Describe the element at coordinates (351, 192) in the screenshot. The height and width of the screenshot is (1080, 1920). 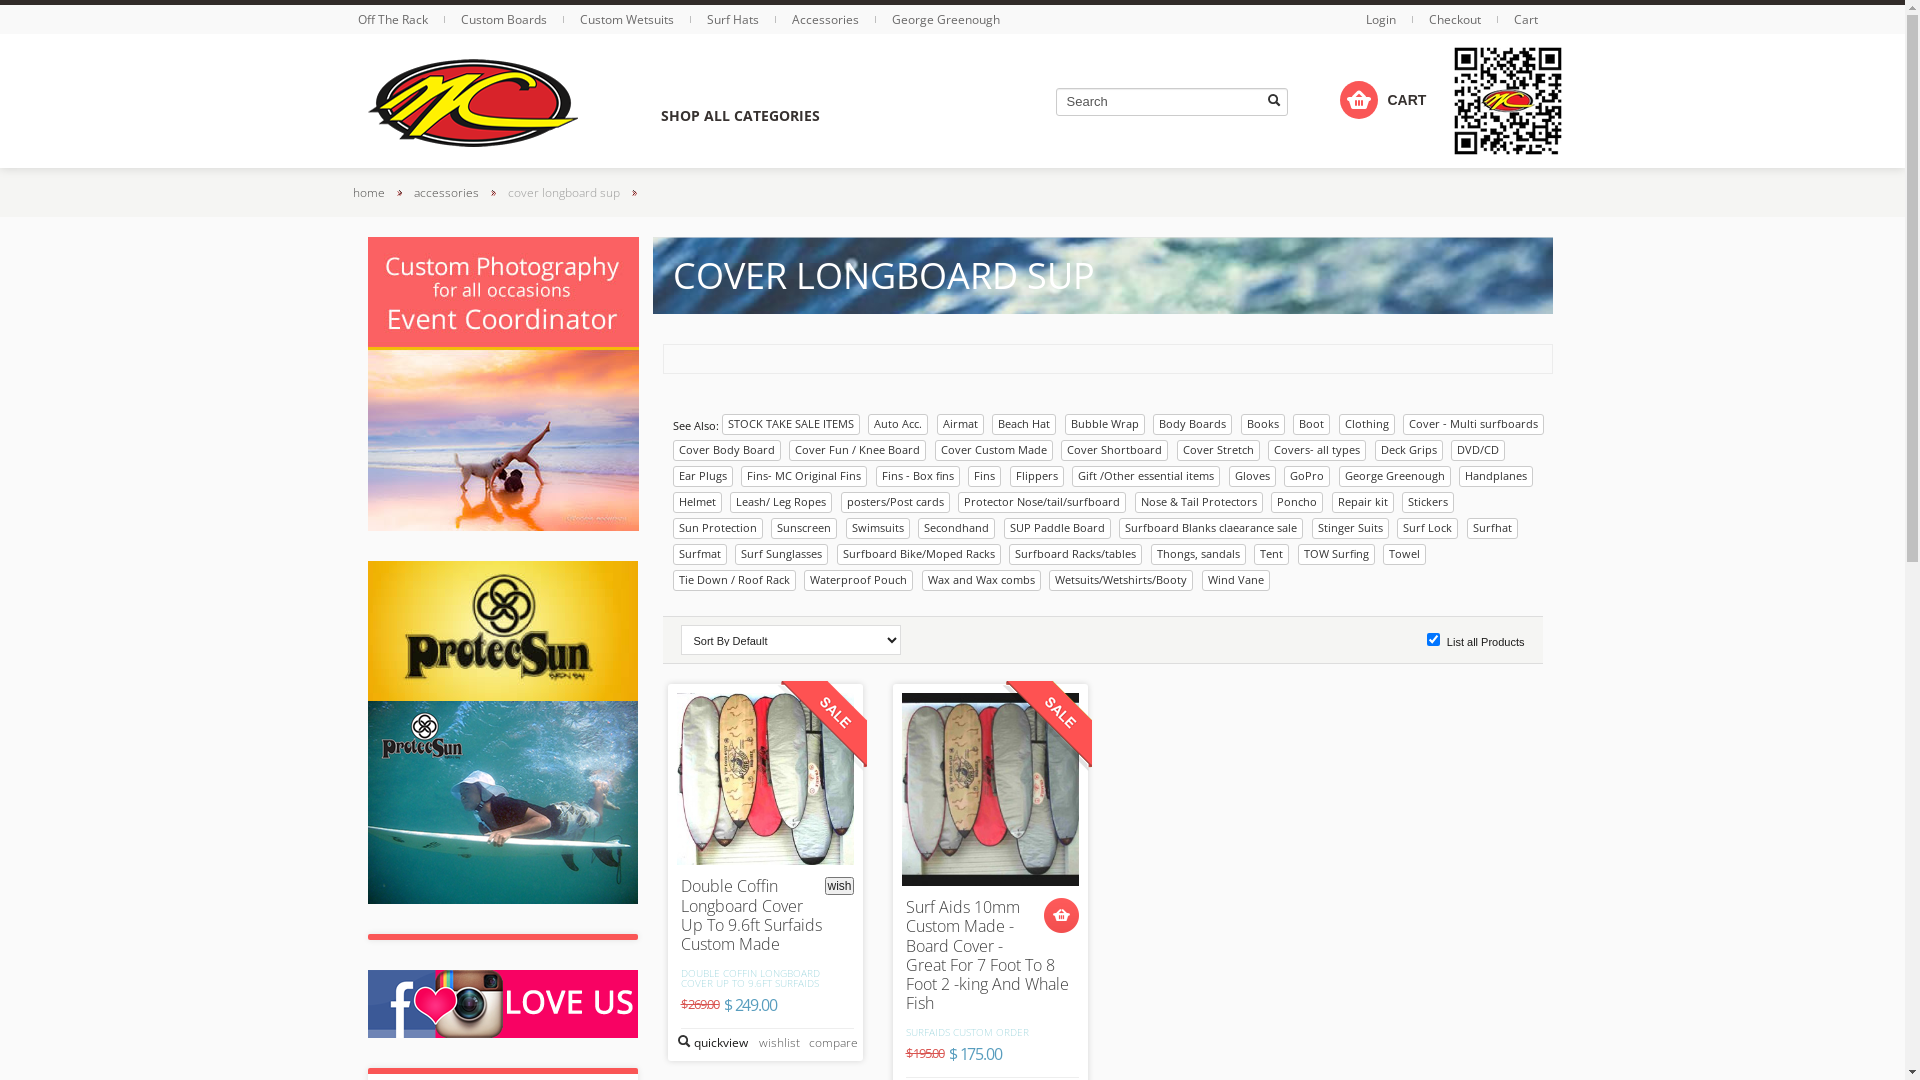
I see `'home'` at that location.